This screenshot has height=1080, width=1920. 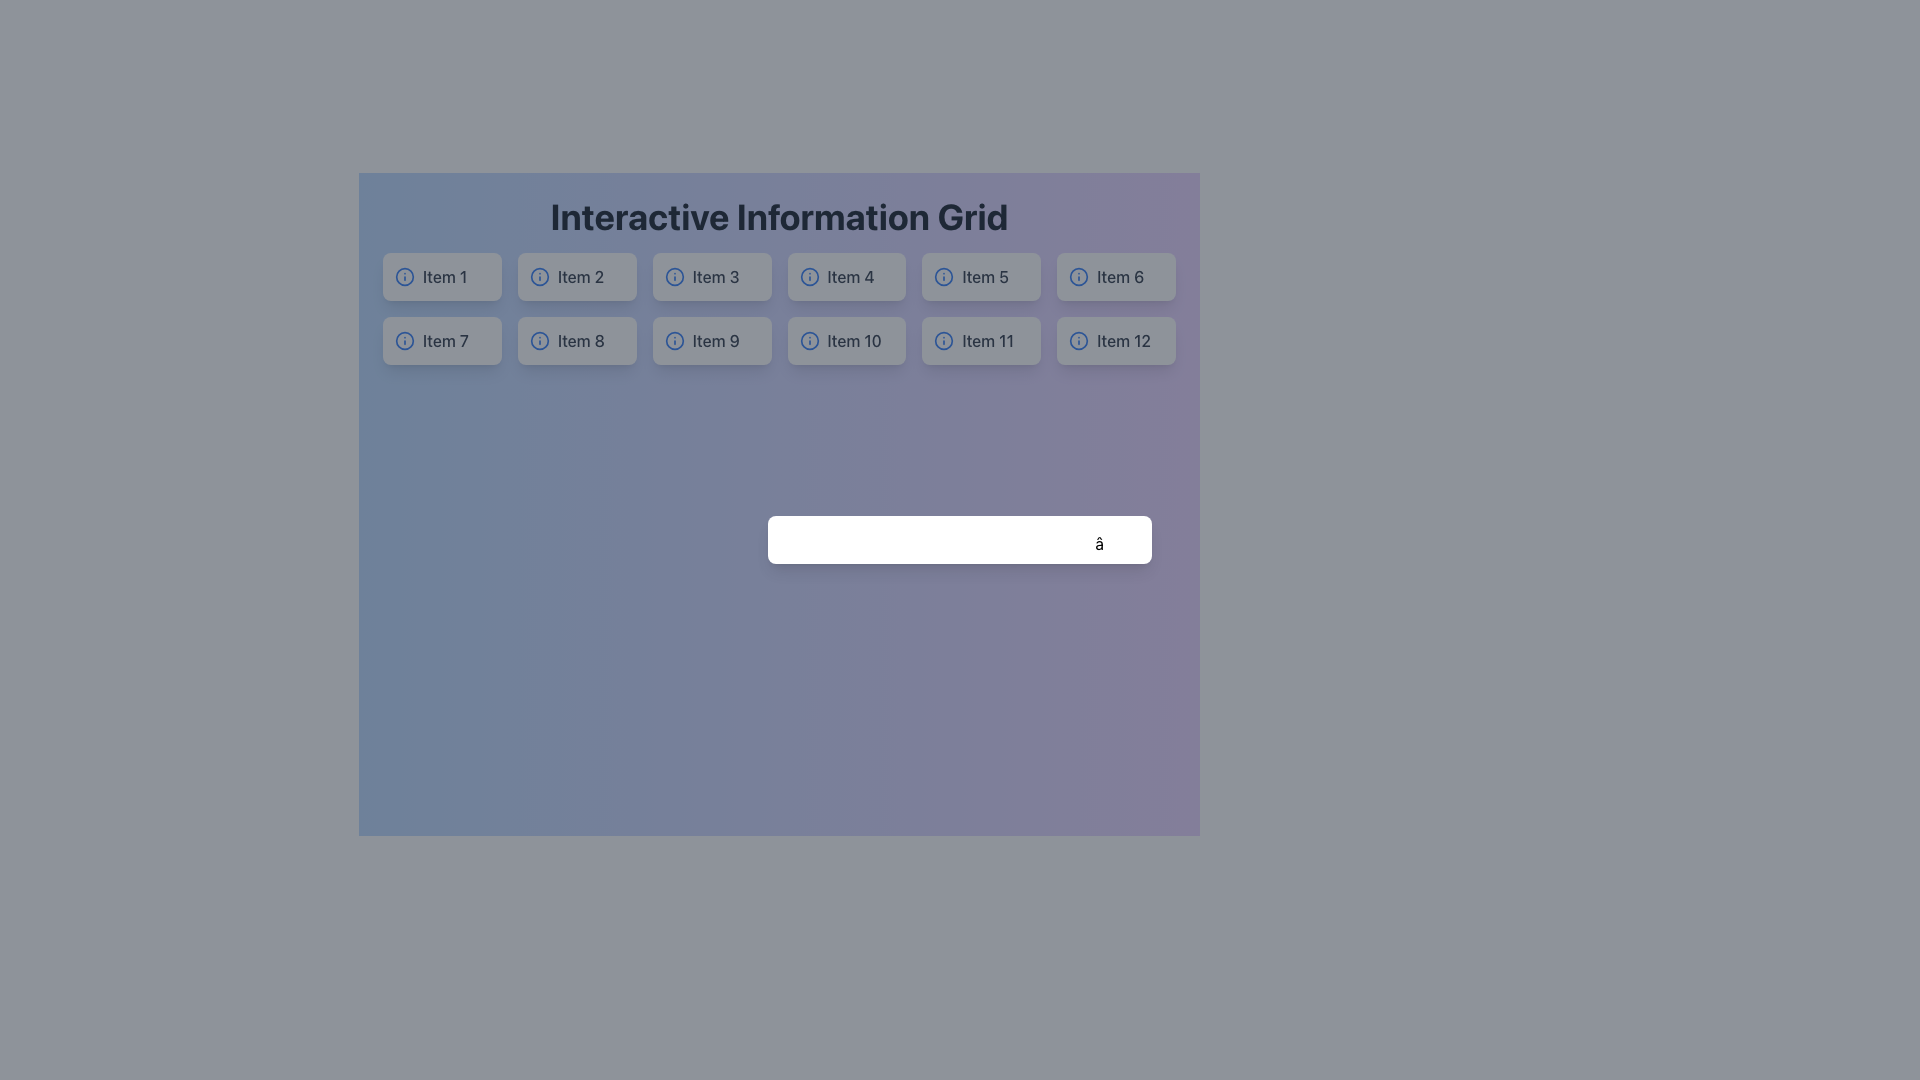 I want to click on the icon of the seventh interactive list item related to 'Item 7', so click(x=441, y=339).